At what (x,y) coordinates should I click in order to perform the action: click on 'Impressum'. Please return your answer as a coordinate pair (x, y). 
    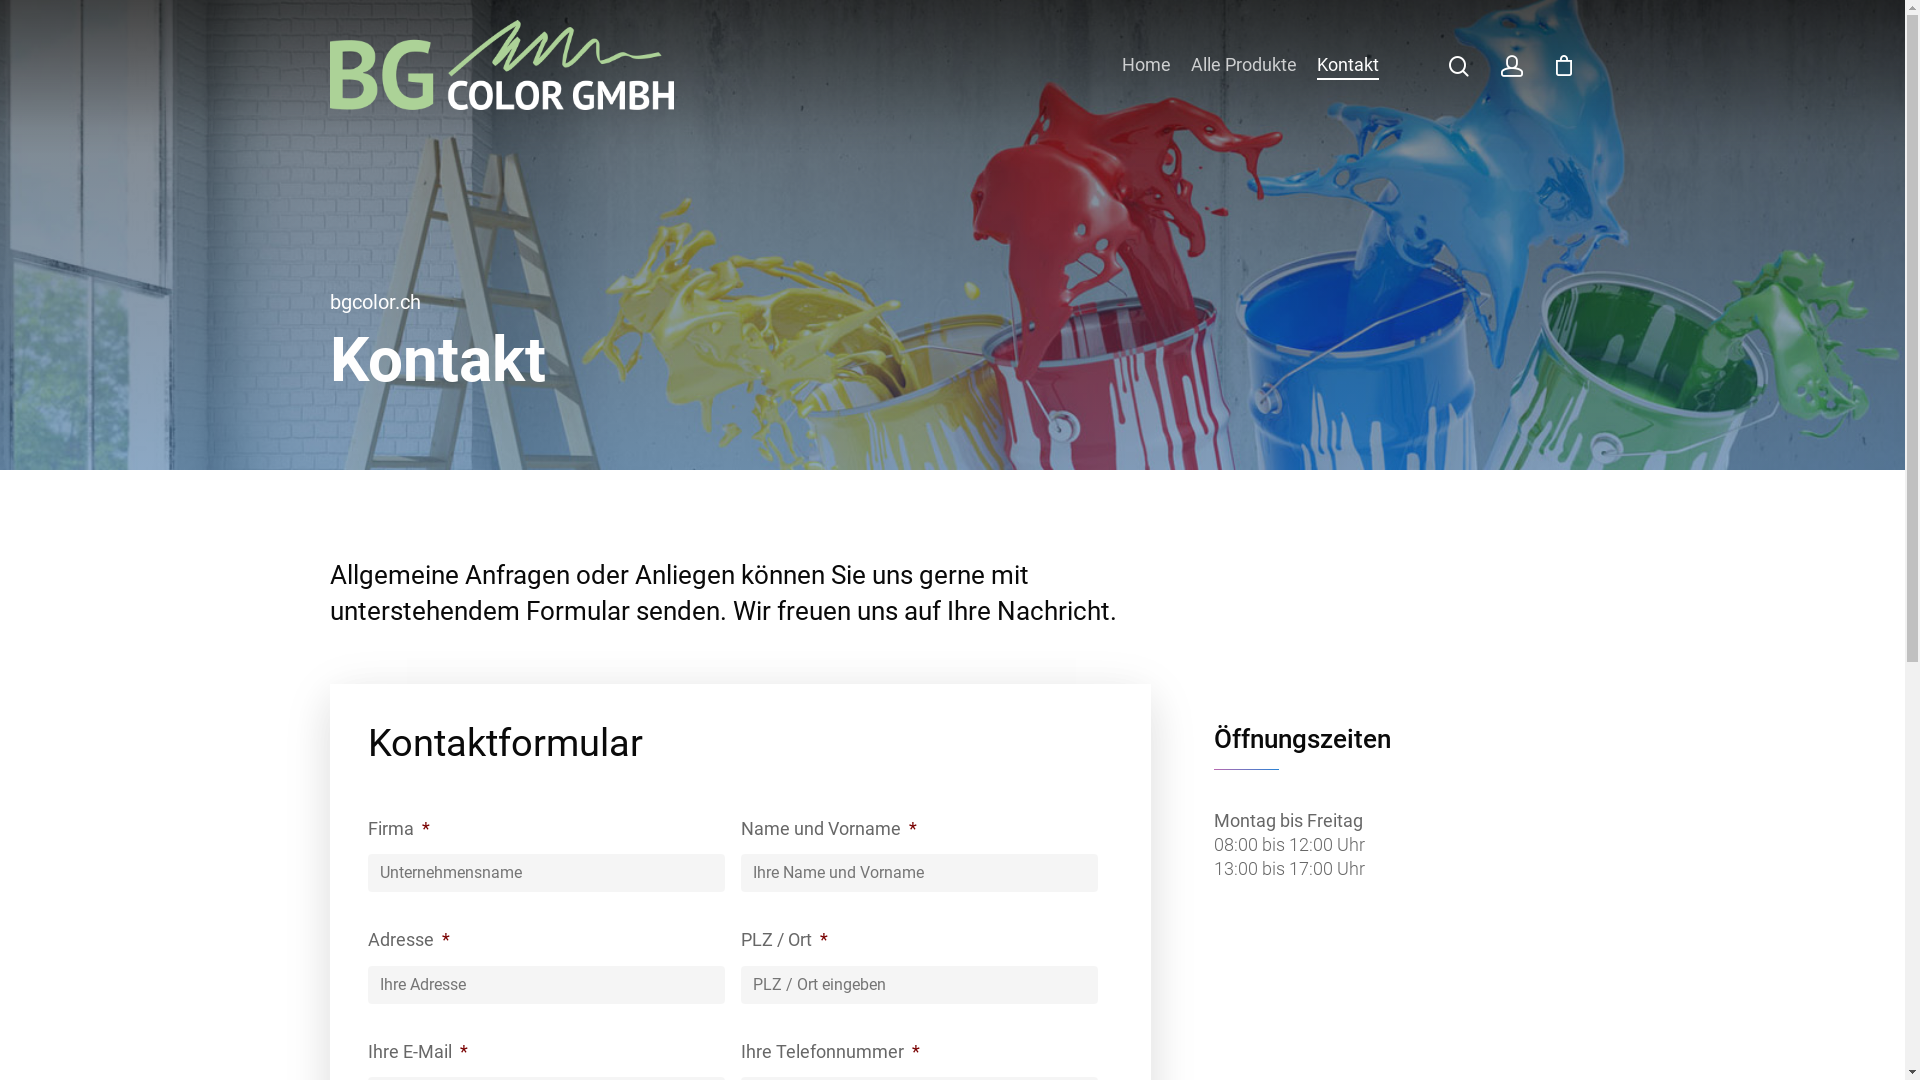
    Looking at the image, I should click on (1375, 829).